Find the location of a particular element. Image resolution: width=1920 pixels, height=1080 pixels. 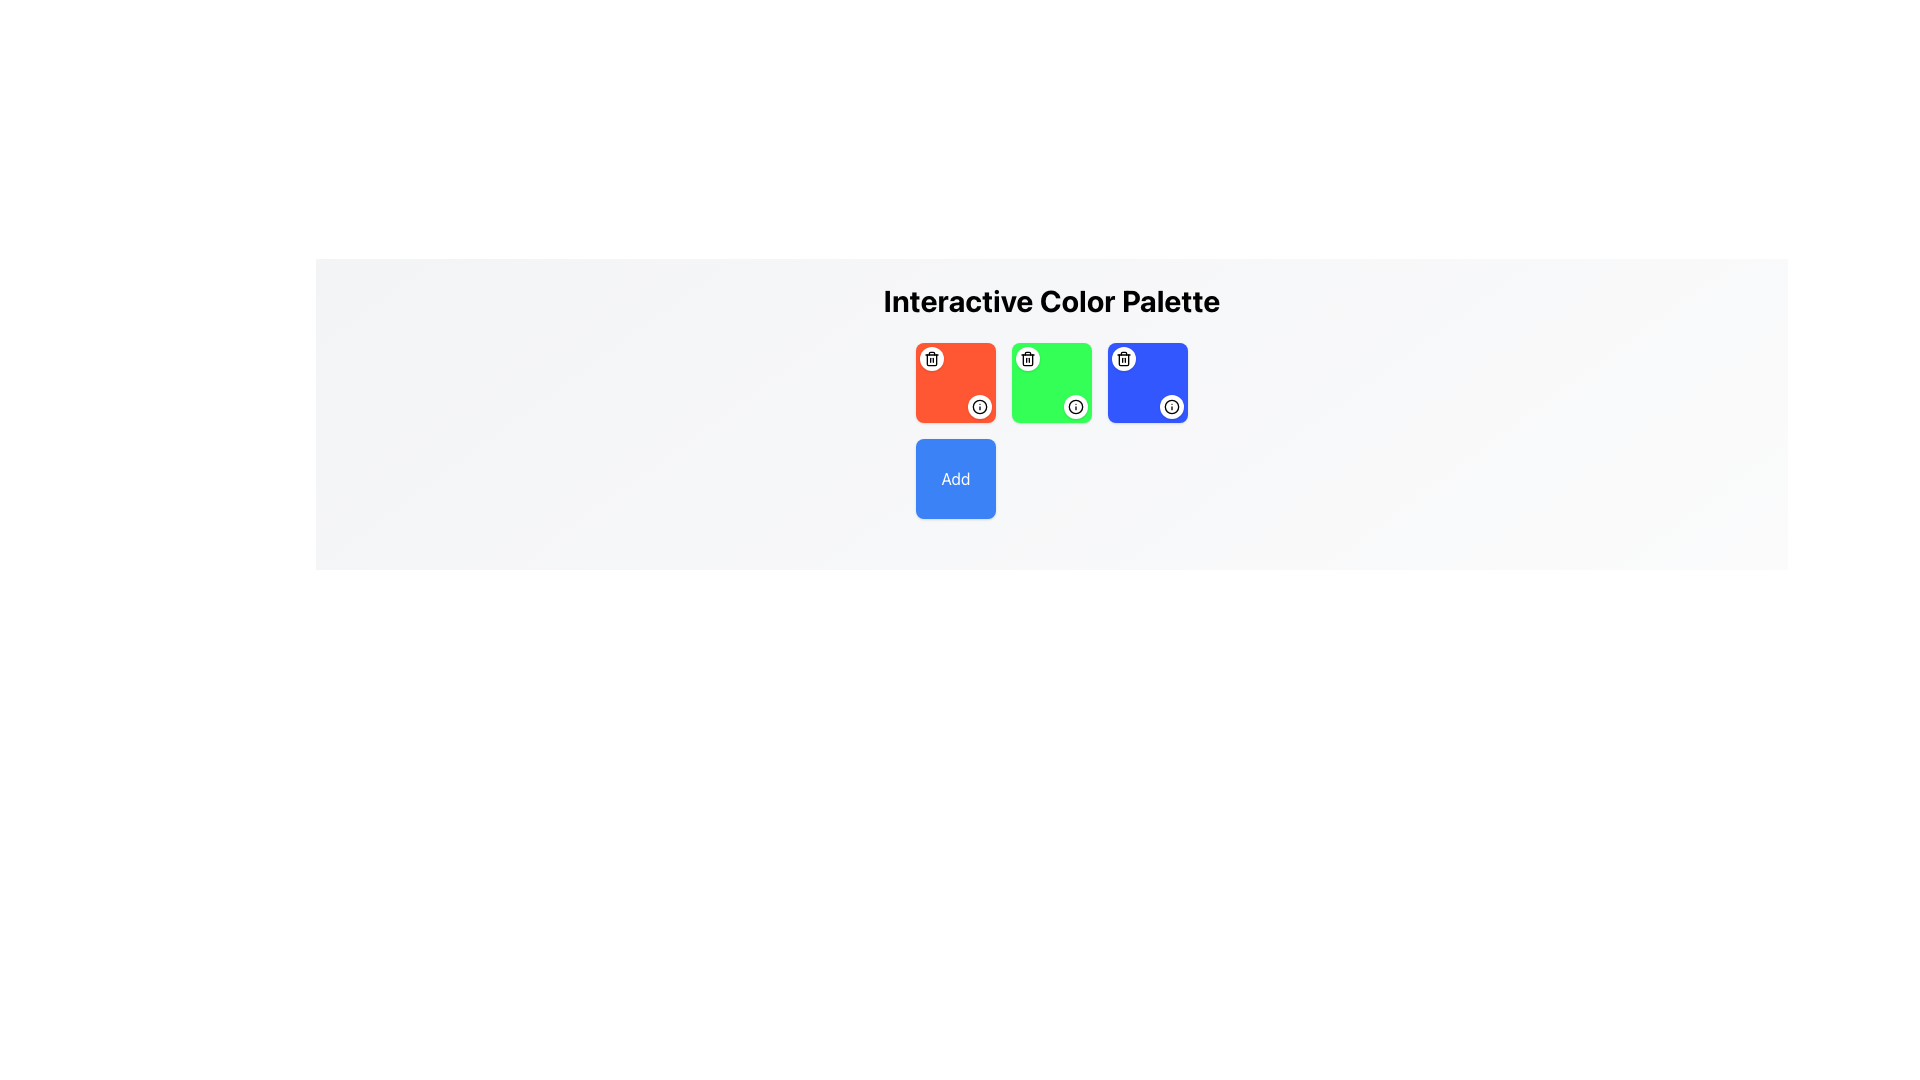

the trash can icon within the circular button located in the blue-colored square, positioned at the top-left corner is located at coordinates (1123, 357).